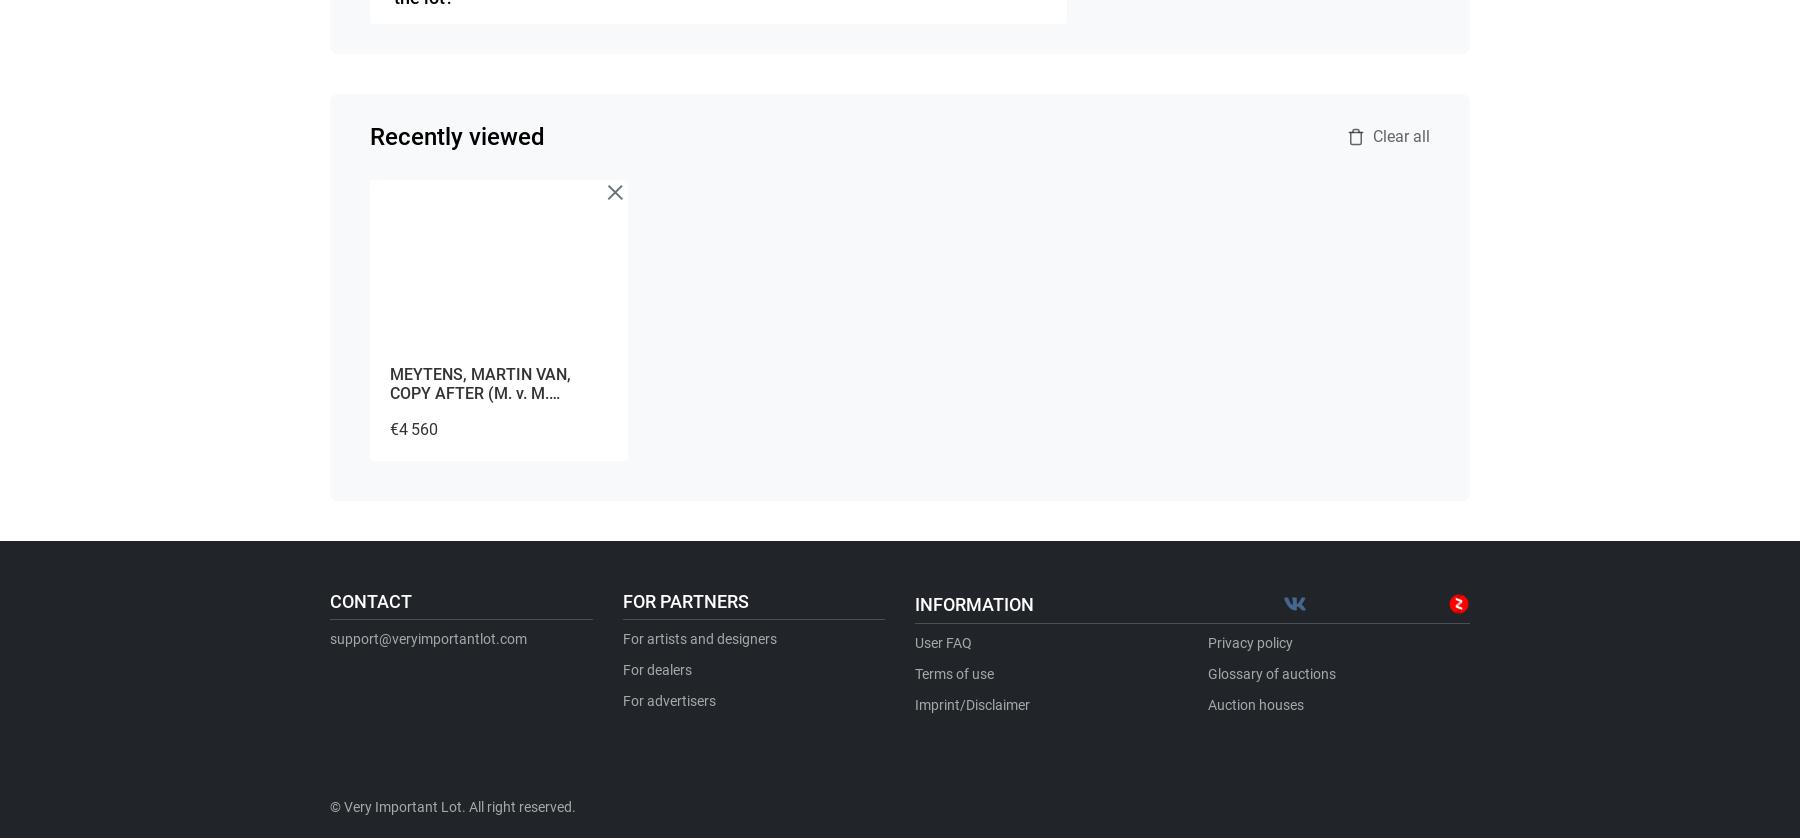 The image size is (1800, 838). Describe the element at coordinates (913, 673) in the screenshot. I see `'Terms of use'` at that location.